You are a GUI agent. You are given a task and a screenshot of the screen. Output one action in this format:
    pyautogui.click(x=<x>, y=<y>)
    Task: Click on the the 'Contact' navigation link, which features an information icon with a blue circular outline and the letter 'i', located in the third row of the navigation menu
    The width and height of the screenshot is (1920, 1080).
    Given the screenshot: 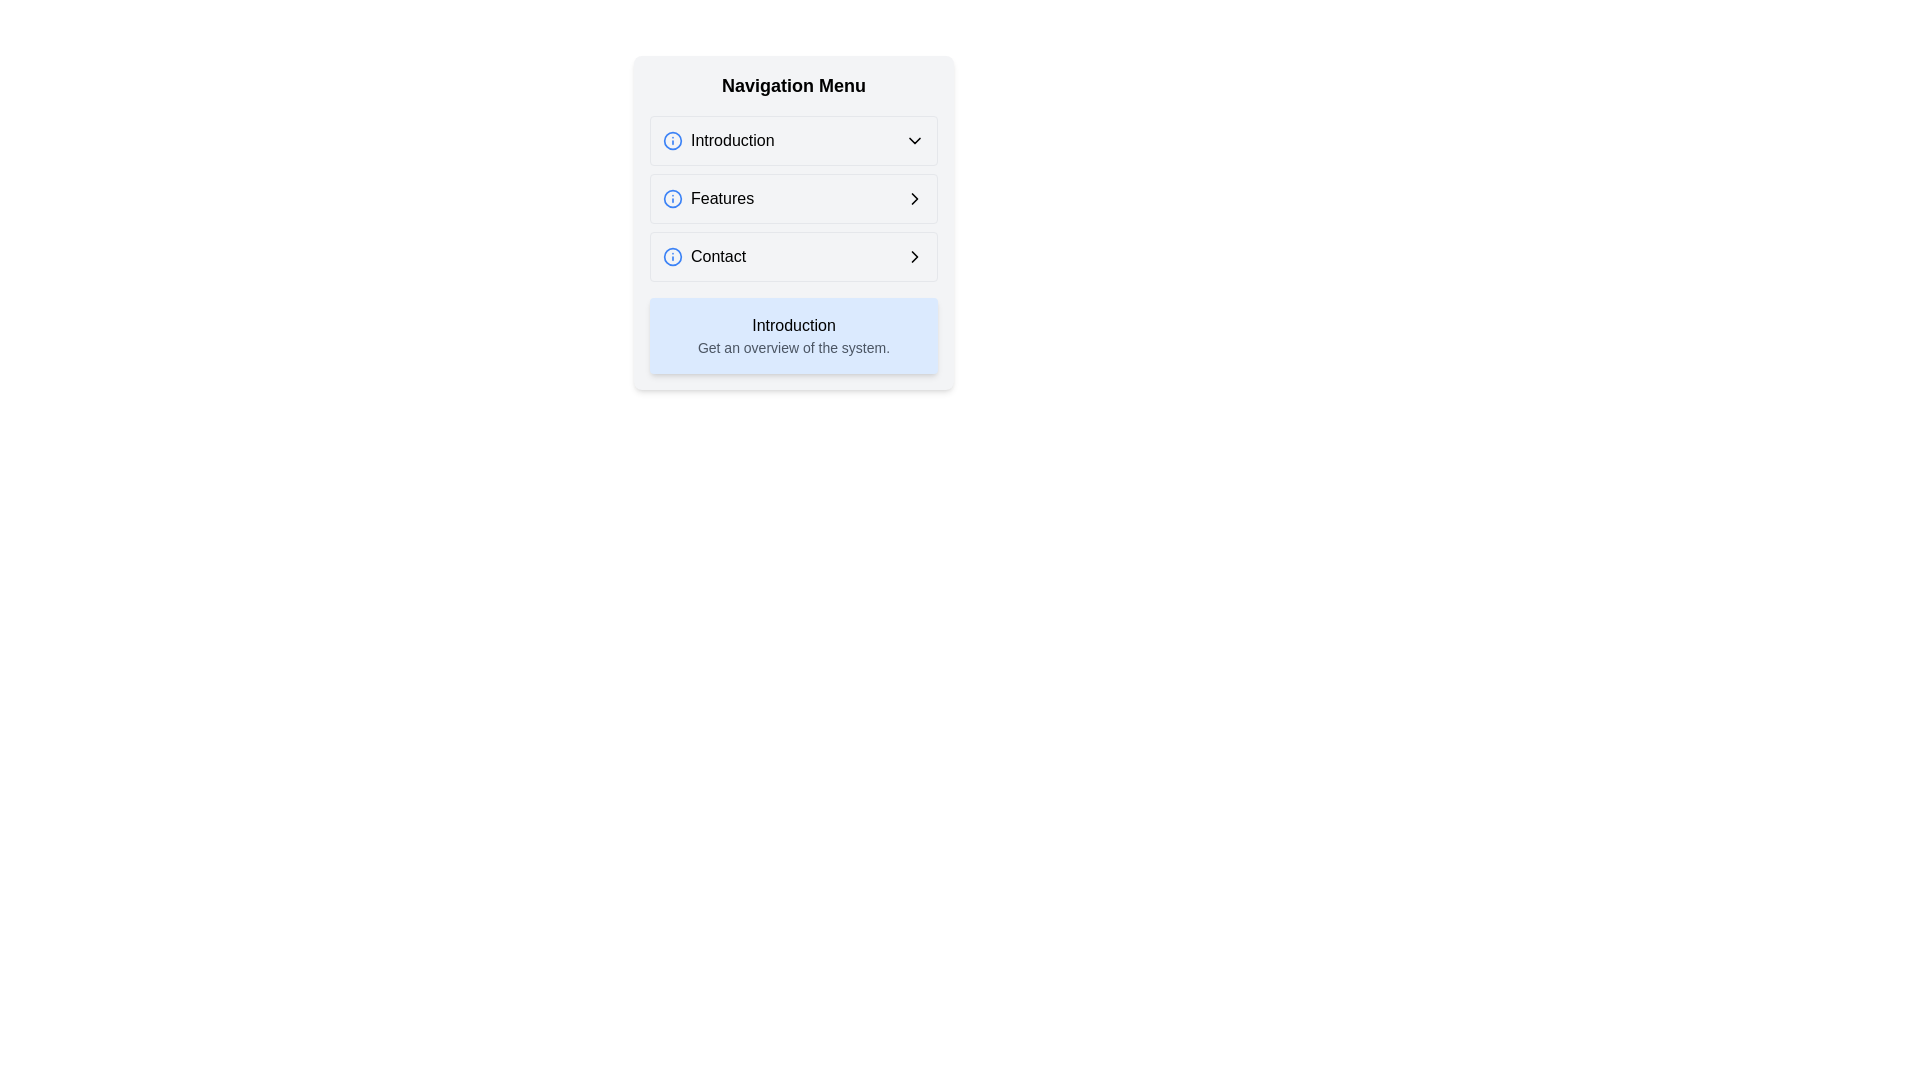 What is the action you would take?
    pyautogui.click(x=704, y=256)
    